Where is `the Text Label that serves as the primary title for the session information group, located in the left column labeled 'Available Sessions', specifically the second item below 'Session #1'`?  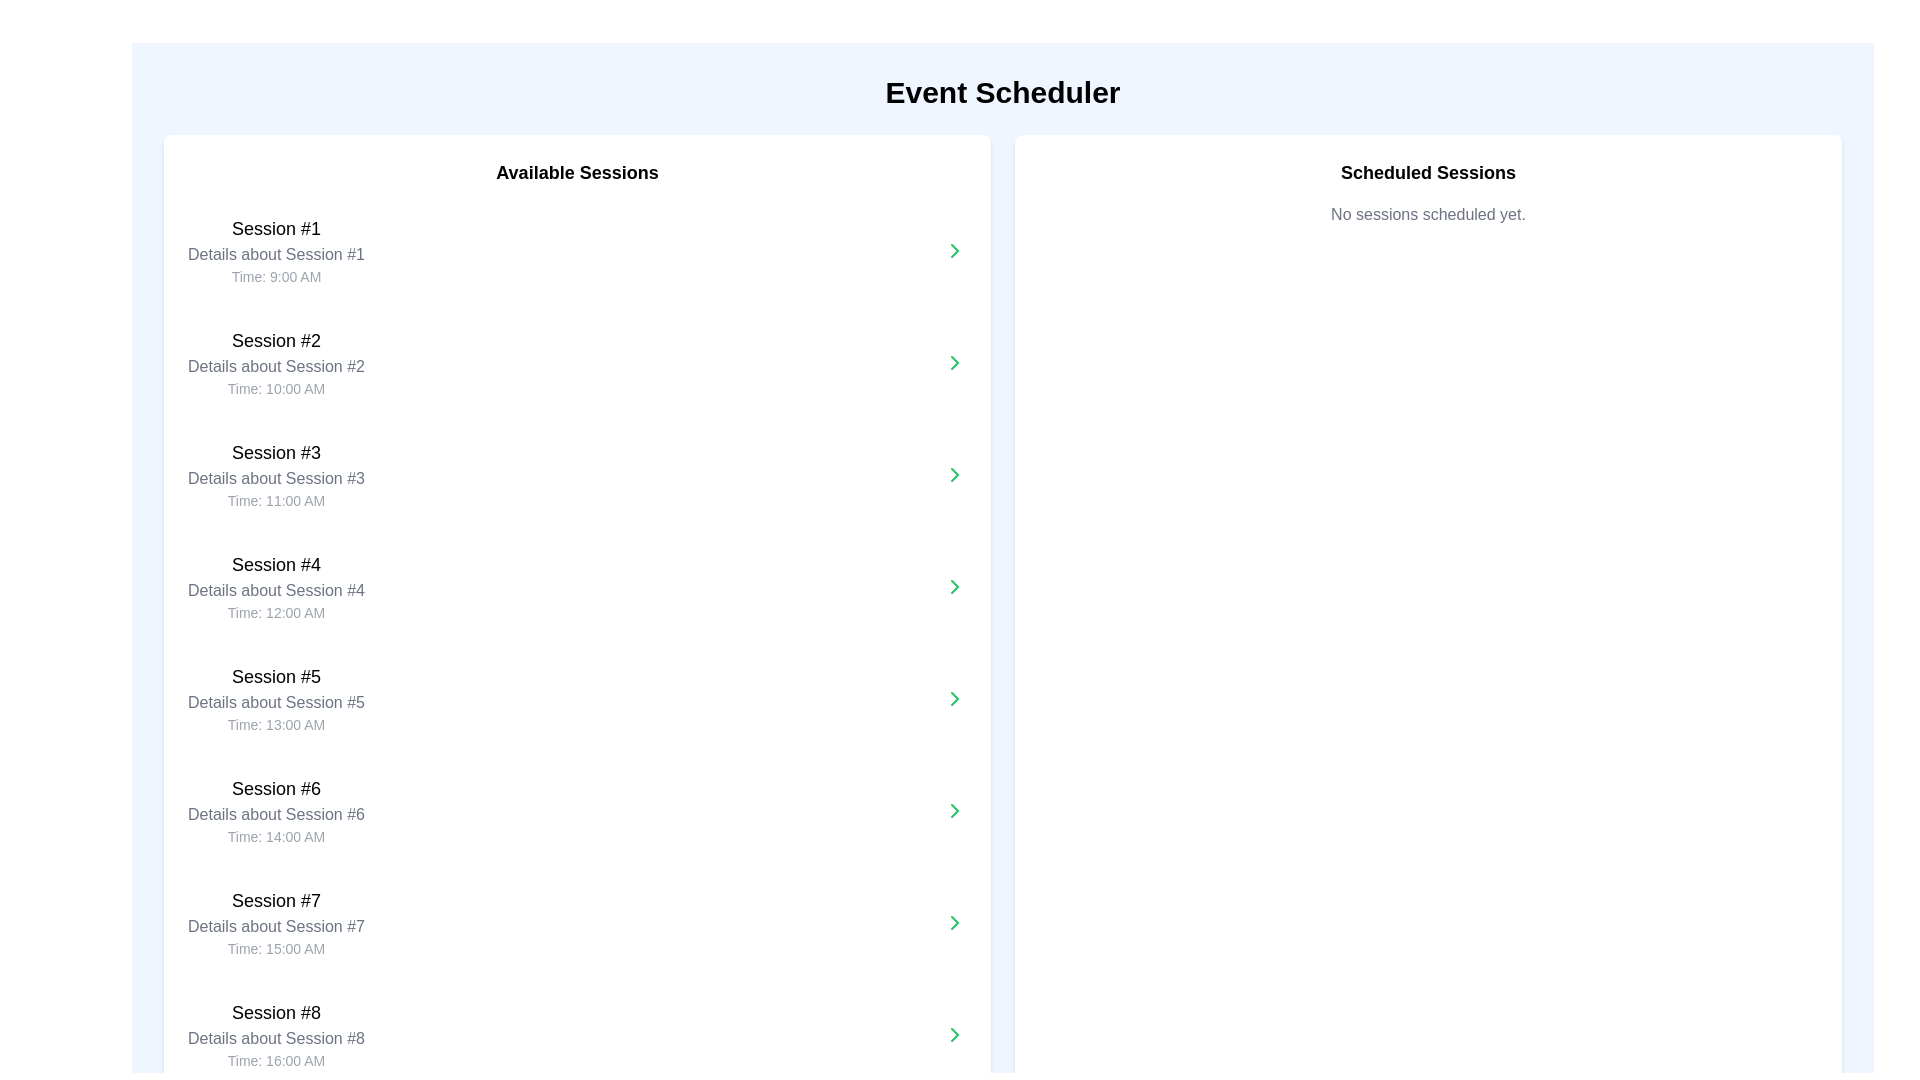
the Text Label that serves as the primary title for the session information group, located in the left column labeled 'Available Sessions', specifically the second item below 'Session #1' is located at coordinates (275, 339).